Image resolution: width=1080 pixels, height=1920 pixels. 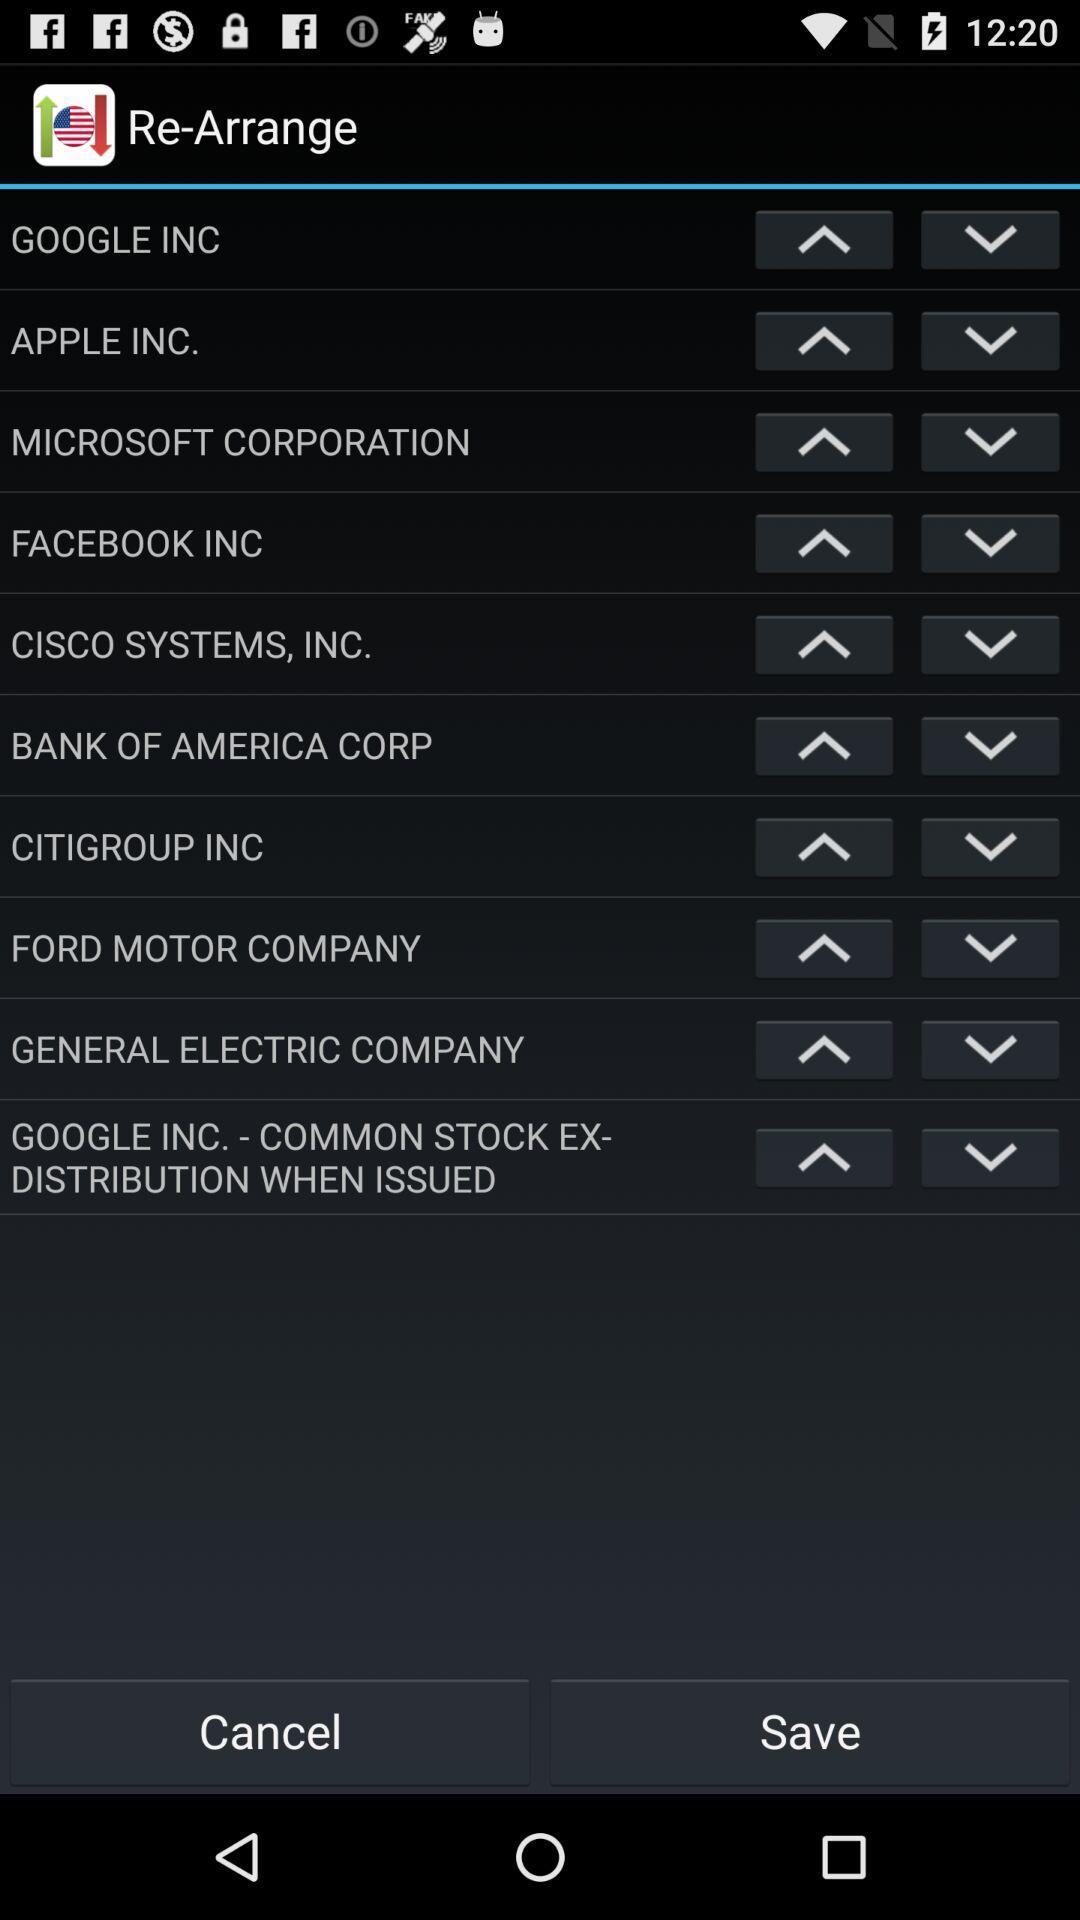 I want to click on button at the bottom right corner, so click(x=810, y=1730).